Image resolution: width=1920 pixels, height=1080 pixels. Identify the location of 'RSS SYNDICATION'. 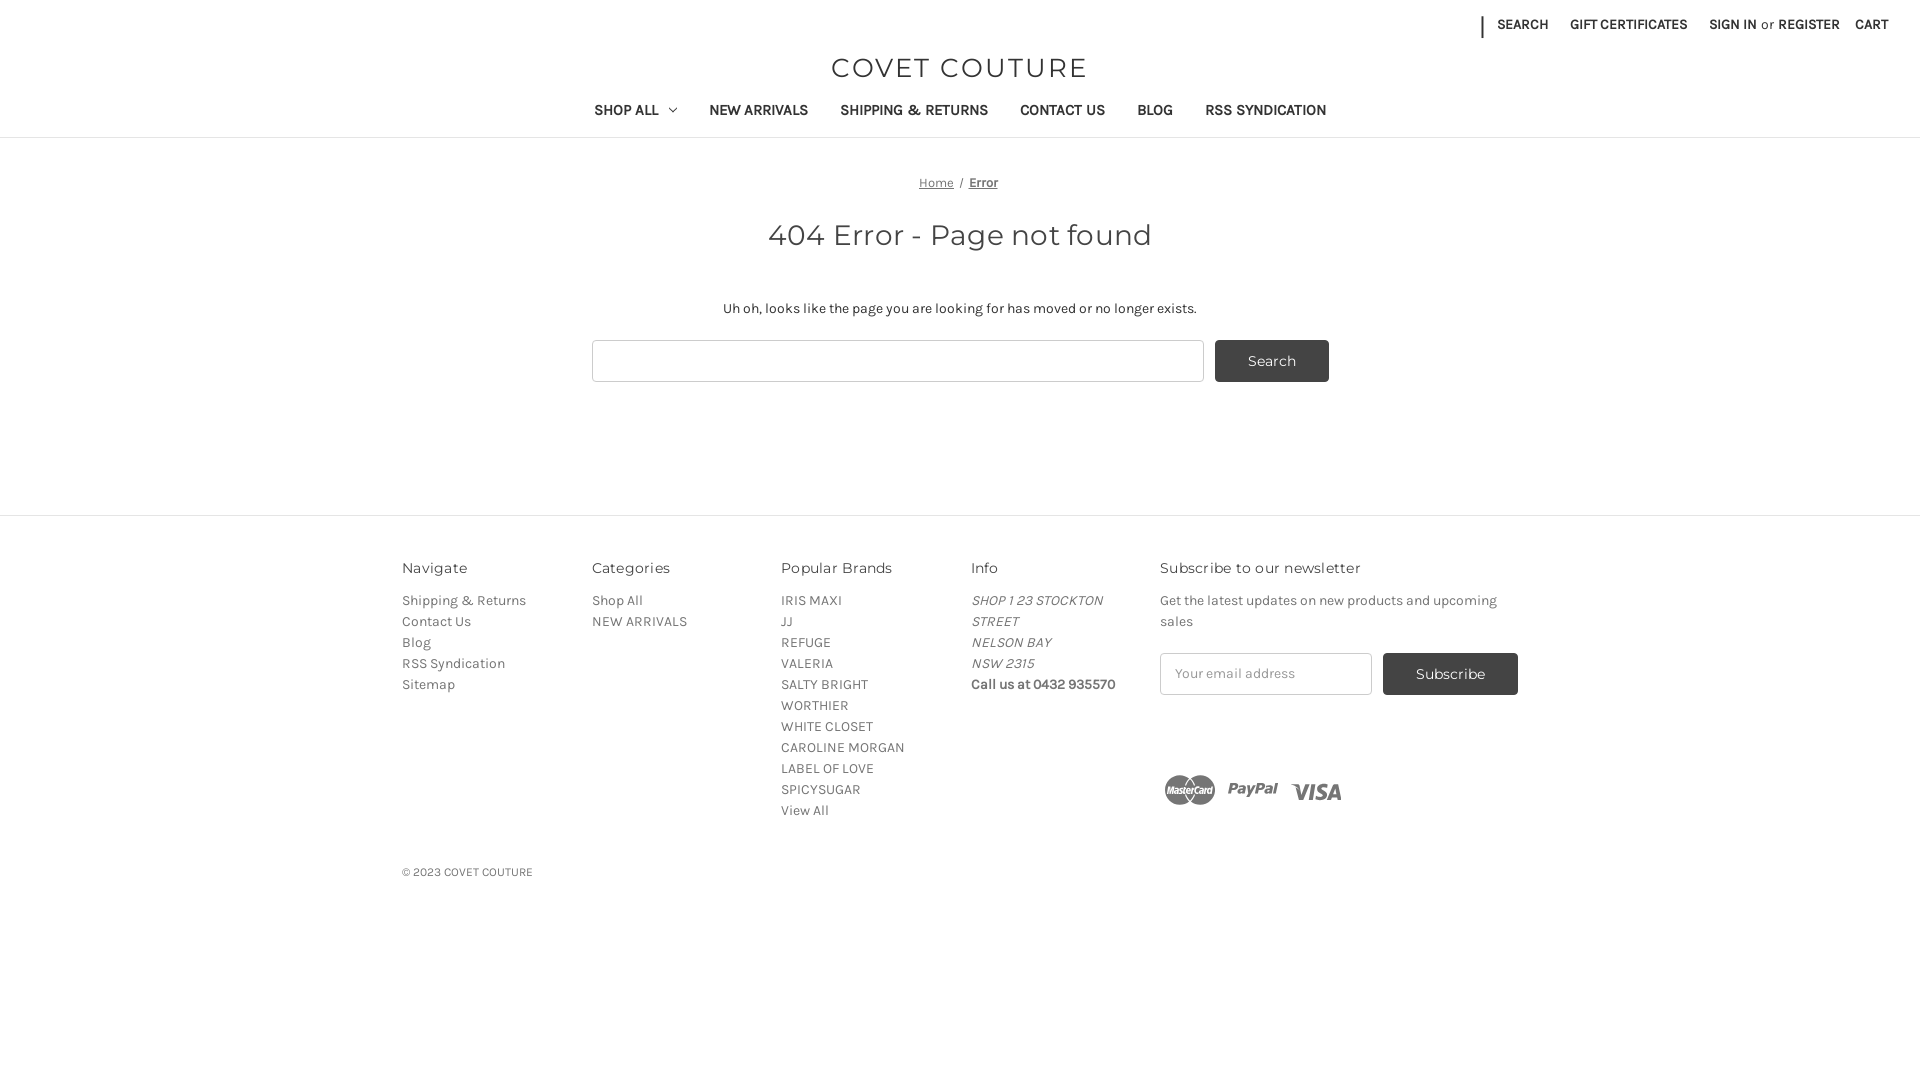
(1264, 112).